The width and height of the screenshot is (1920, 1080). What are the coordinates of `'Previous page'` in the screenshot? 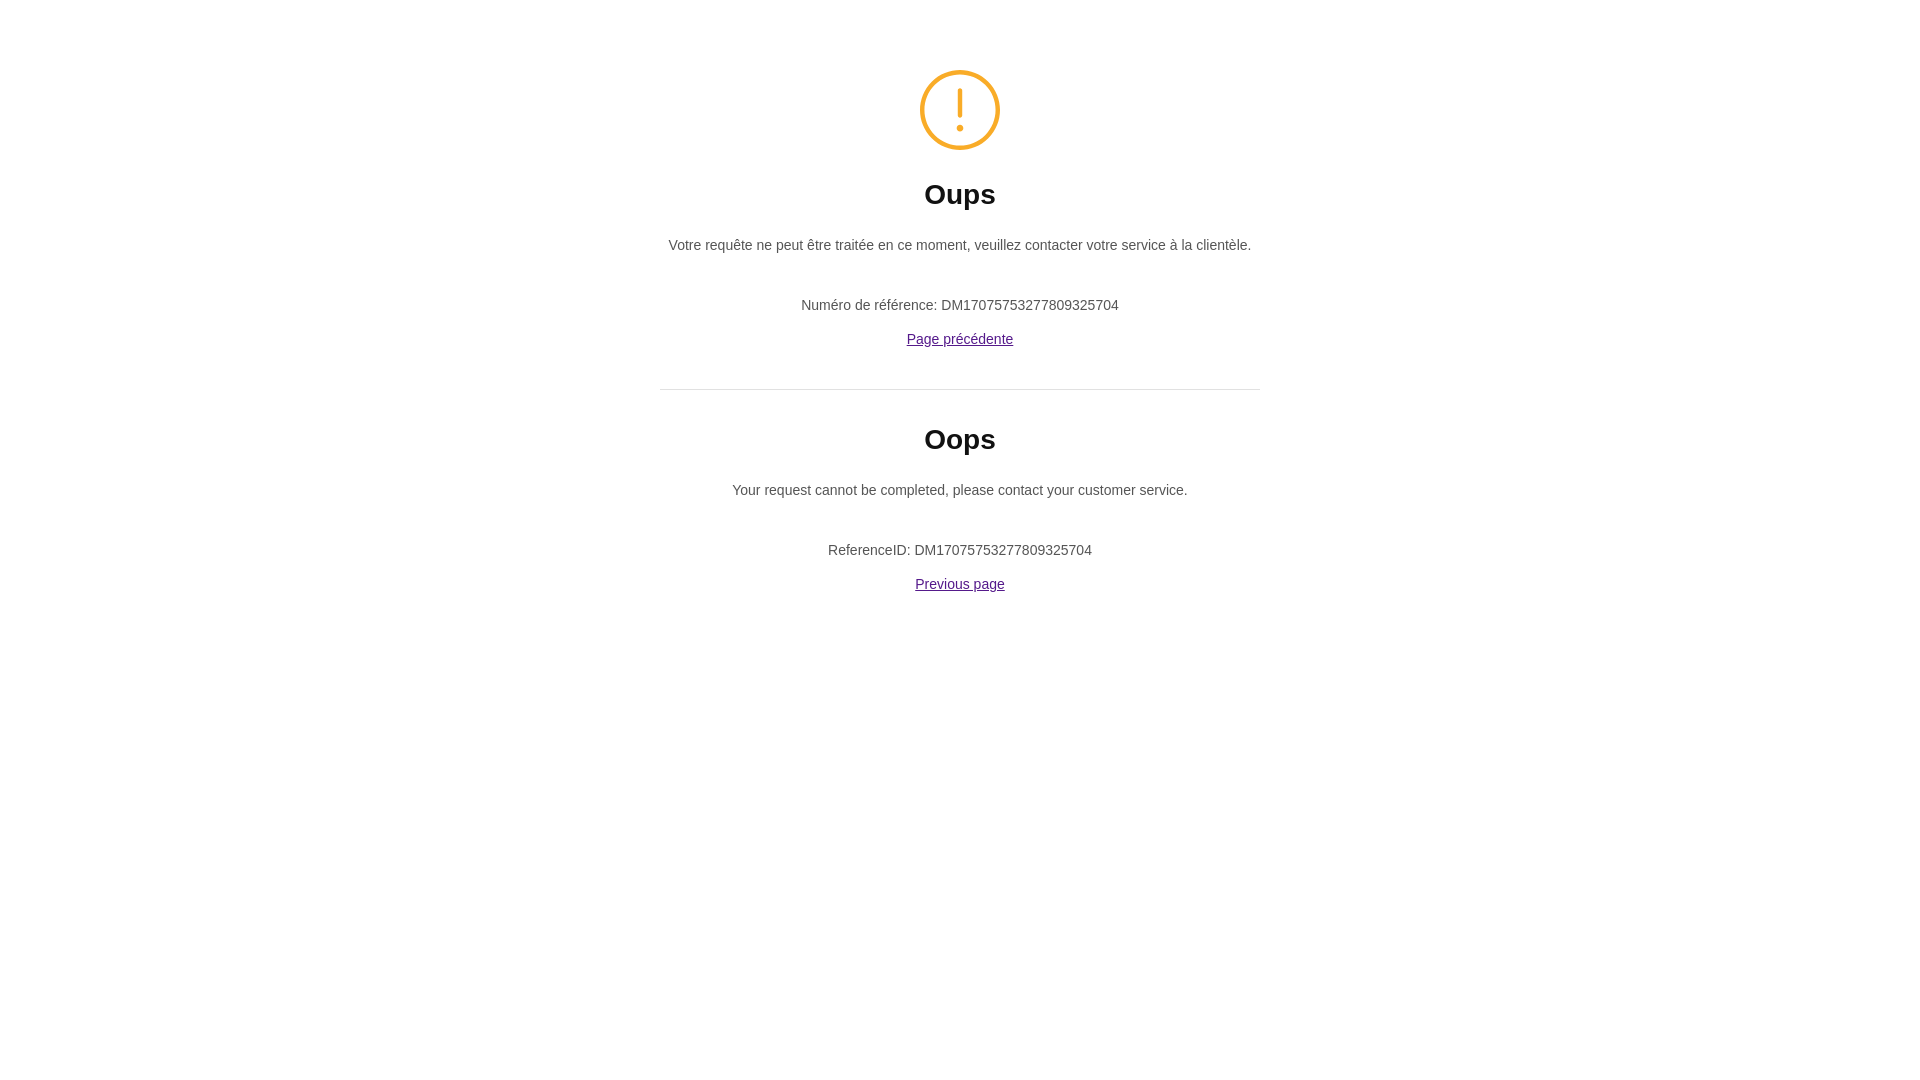 It's located at (960, 583).